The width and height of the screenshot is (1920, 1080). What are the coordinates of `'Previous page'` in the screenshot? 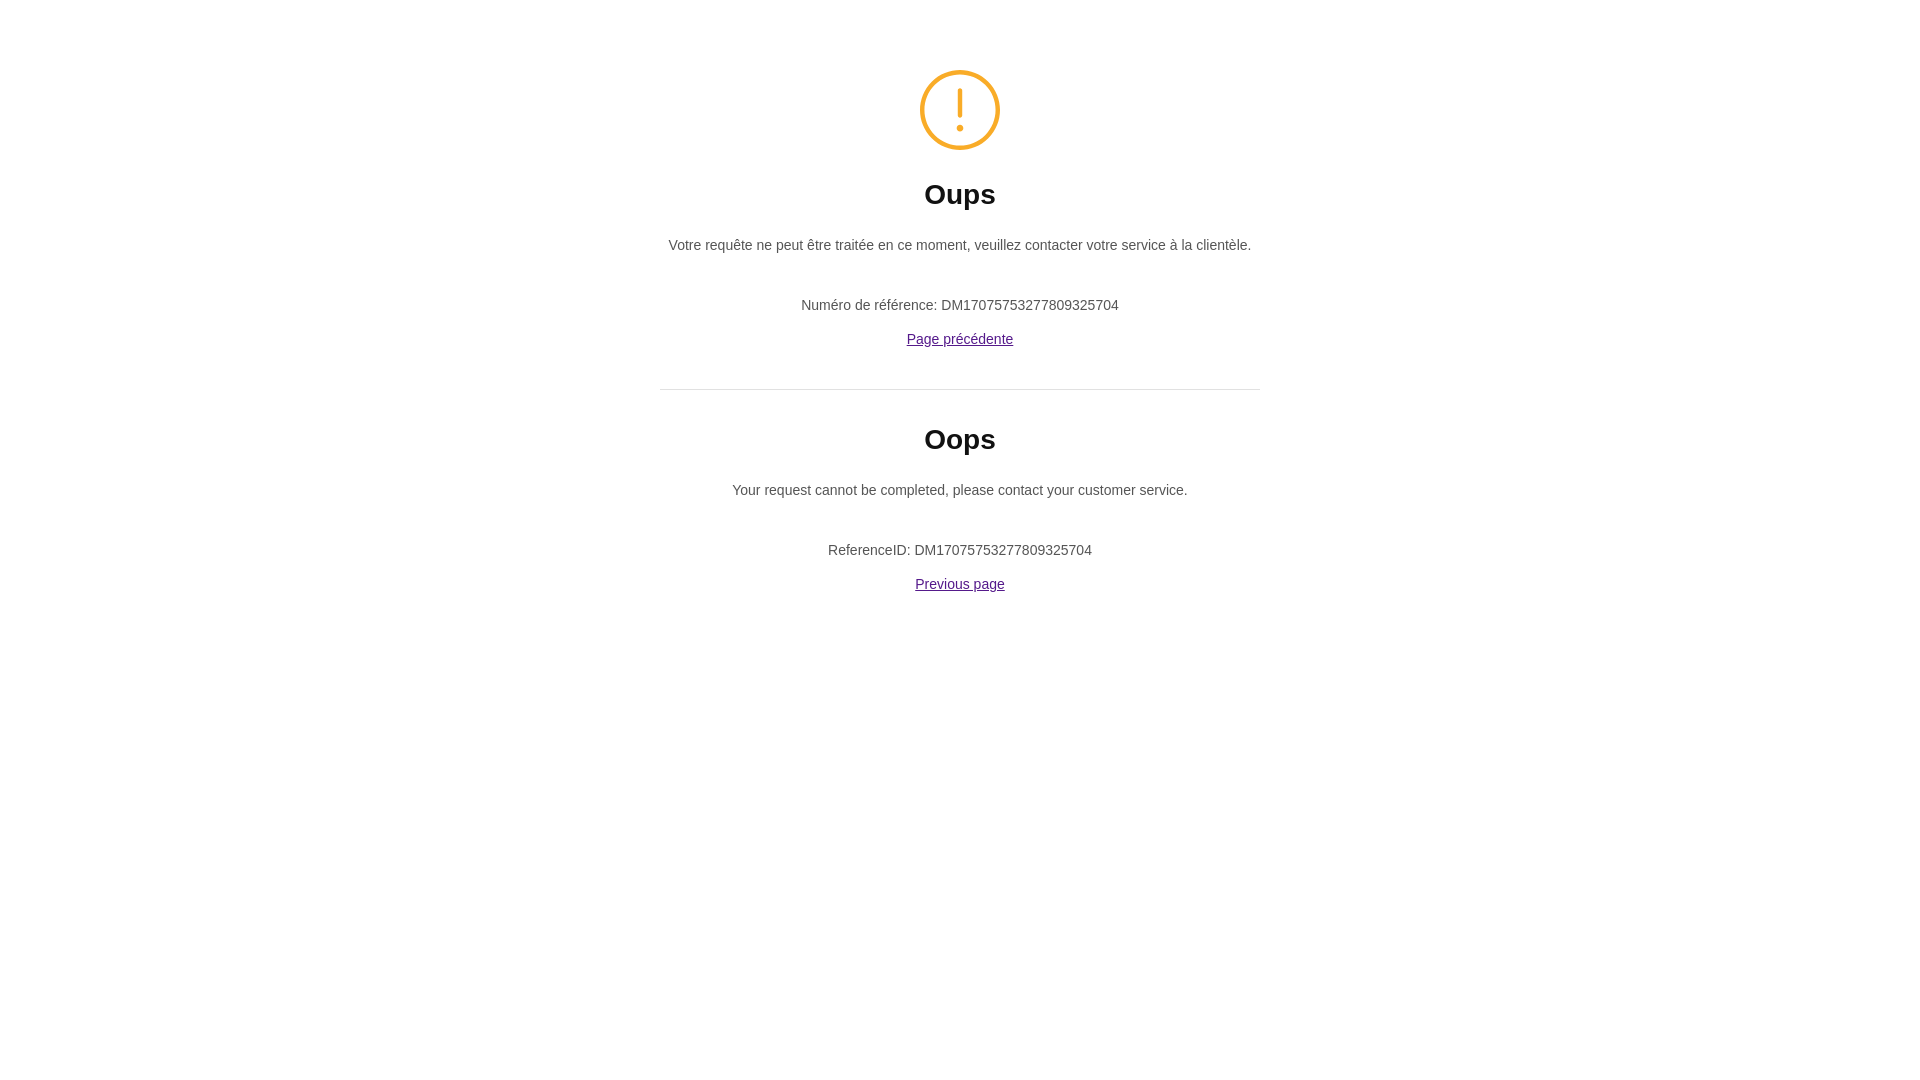 It's located at (960, 583).